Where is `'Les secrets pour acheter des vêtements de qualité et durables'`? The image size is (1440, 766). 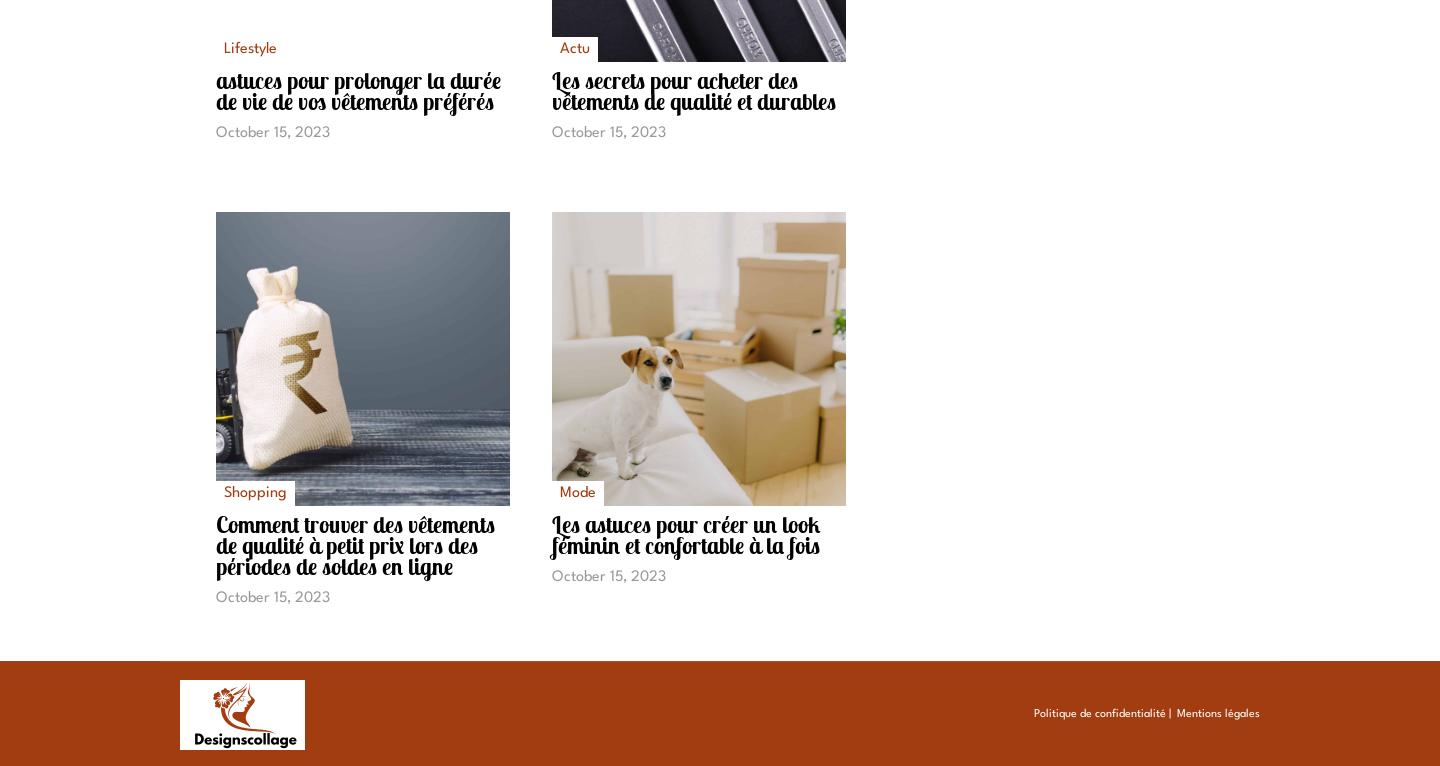 'Les secrets pour acheter des vêtements de qualité et durables' is located at coordinates (693, 90).